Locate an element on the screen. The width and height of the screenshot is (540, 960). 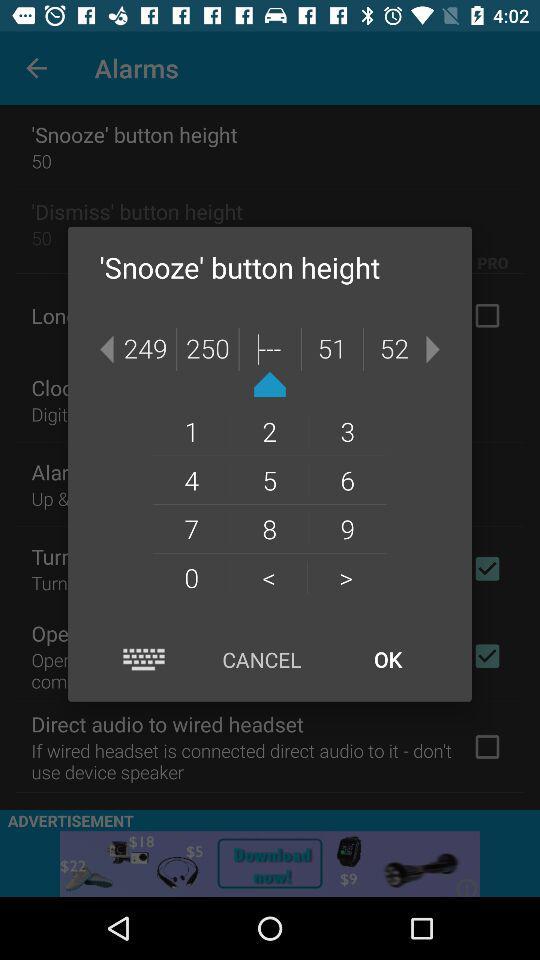
the 2 item is located at coordinates (269, 431).